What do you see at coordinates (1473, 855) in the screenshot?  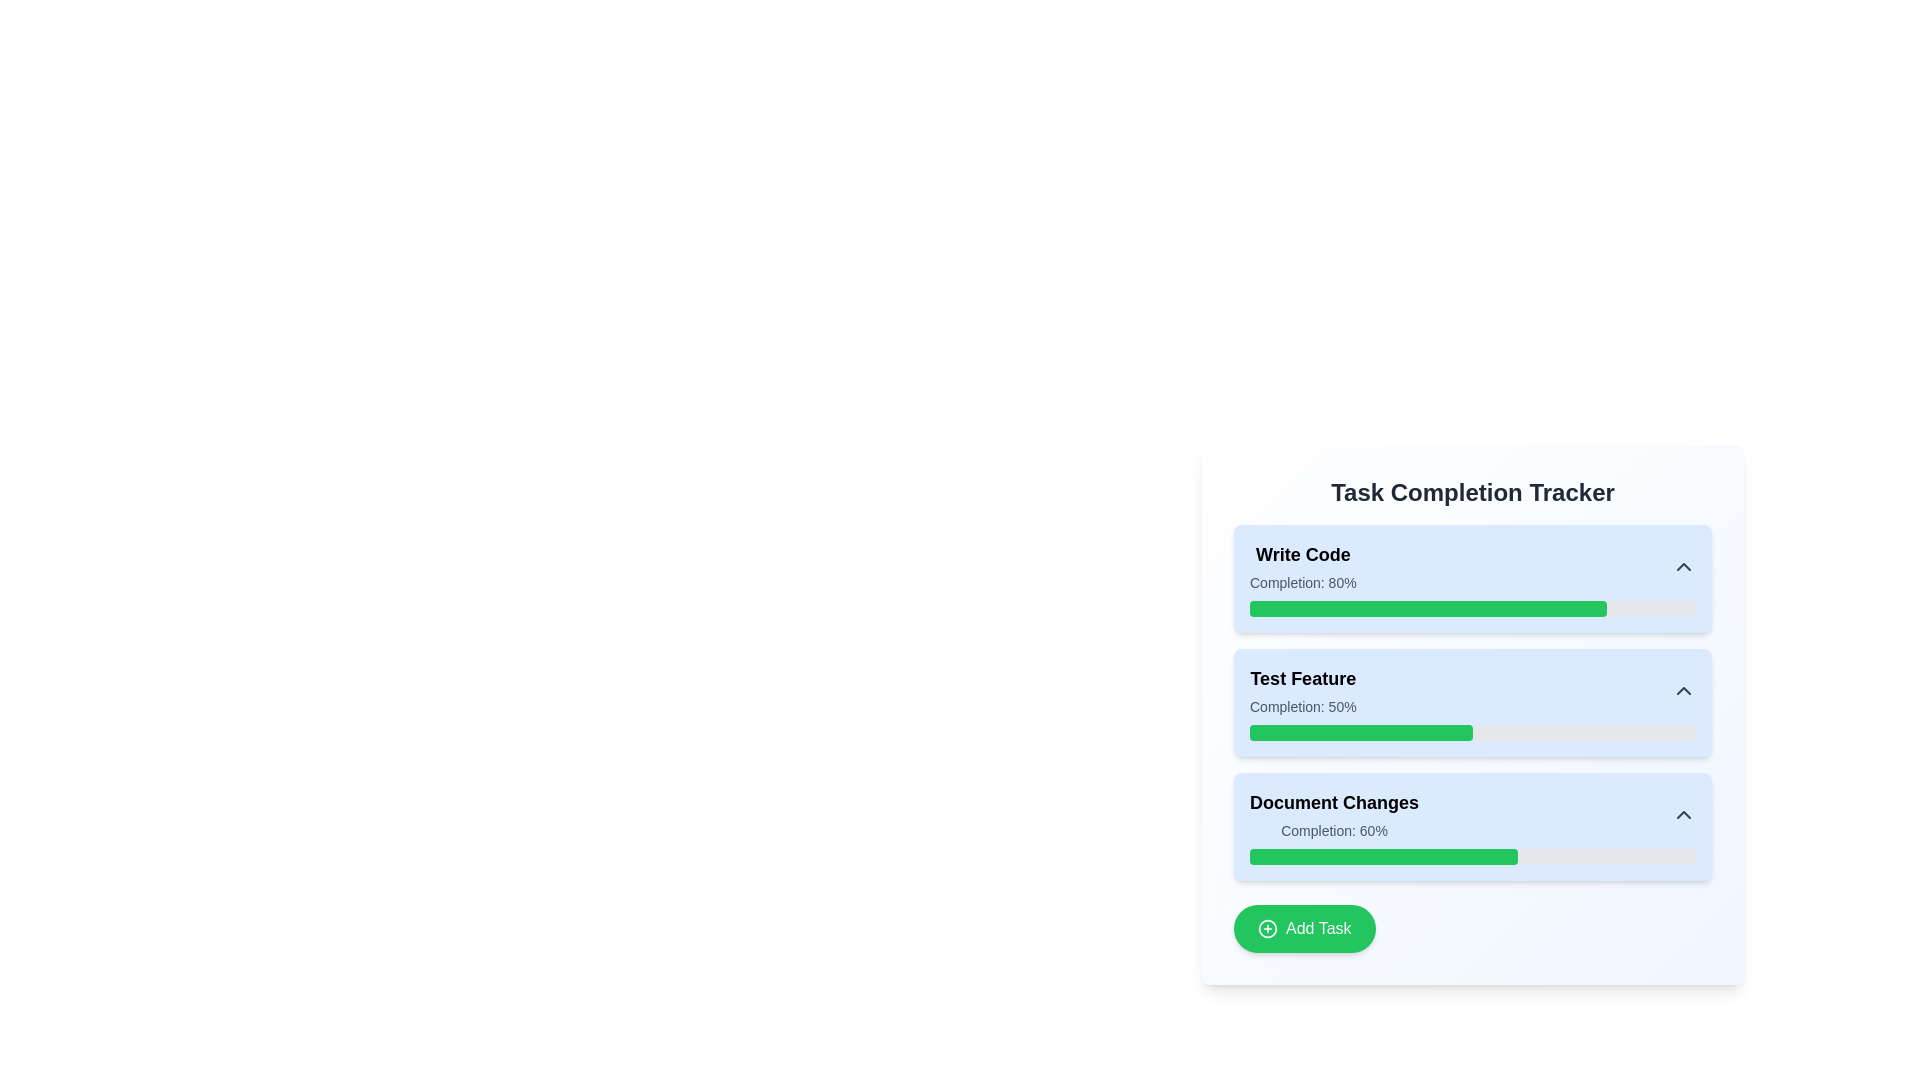 I see `the horizontal progress bar representing 60% completion, located in the 'Document Changes' section beneath 'Completion: 60%'` at bounding box center [1473, 855].